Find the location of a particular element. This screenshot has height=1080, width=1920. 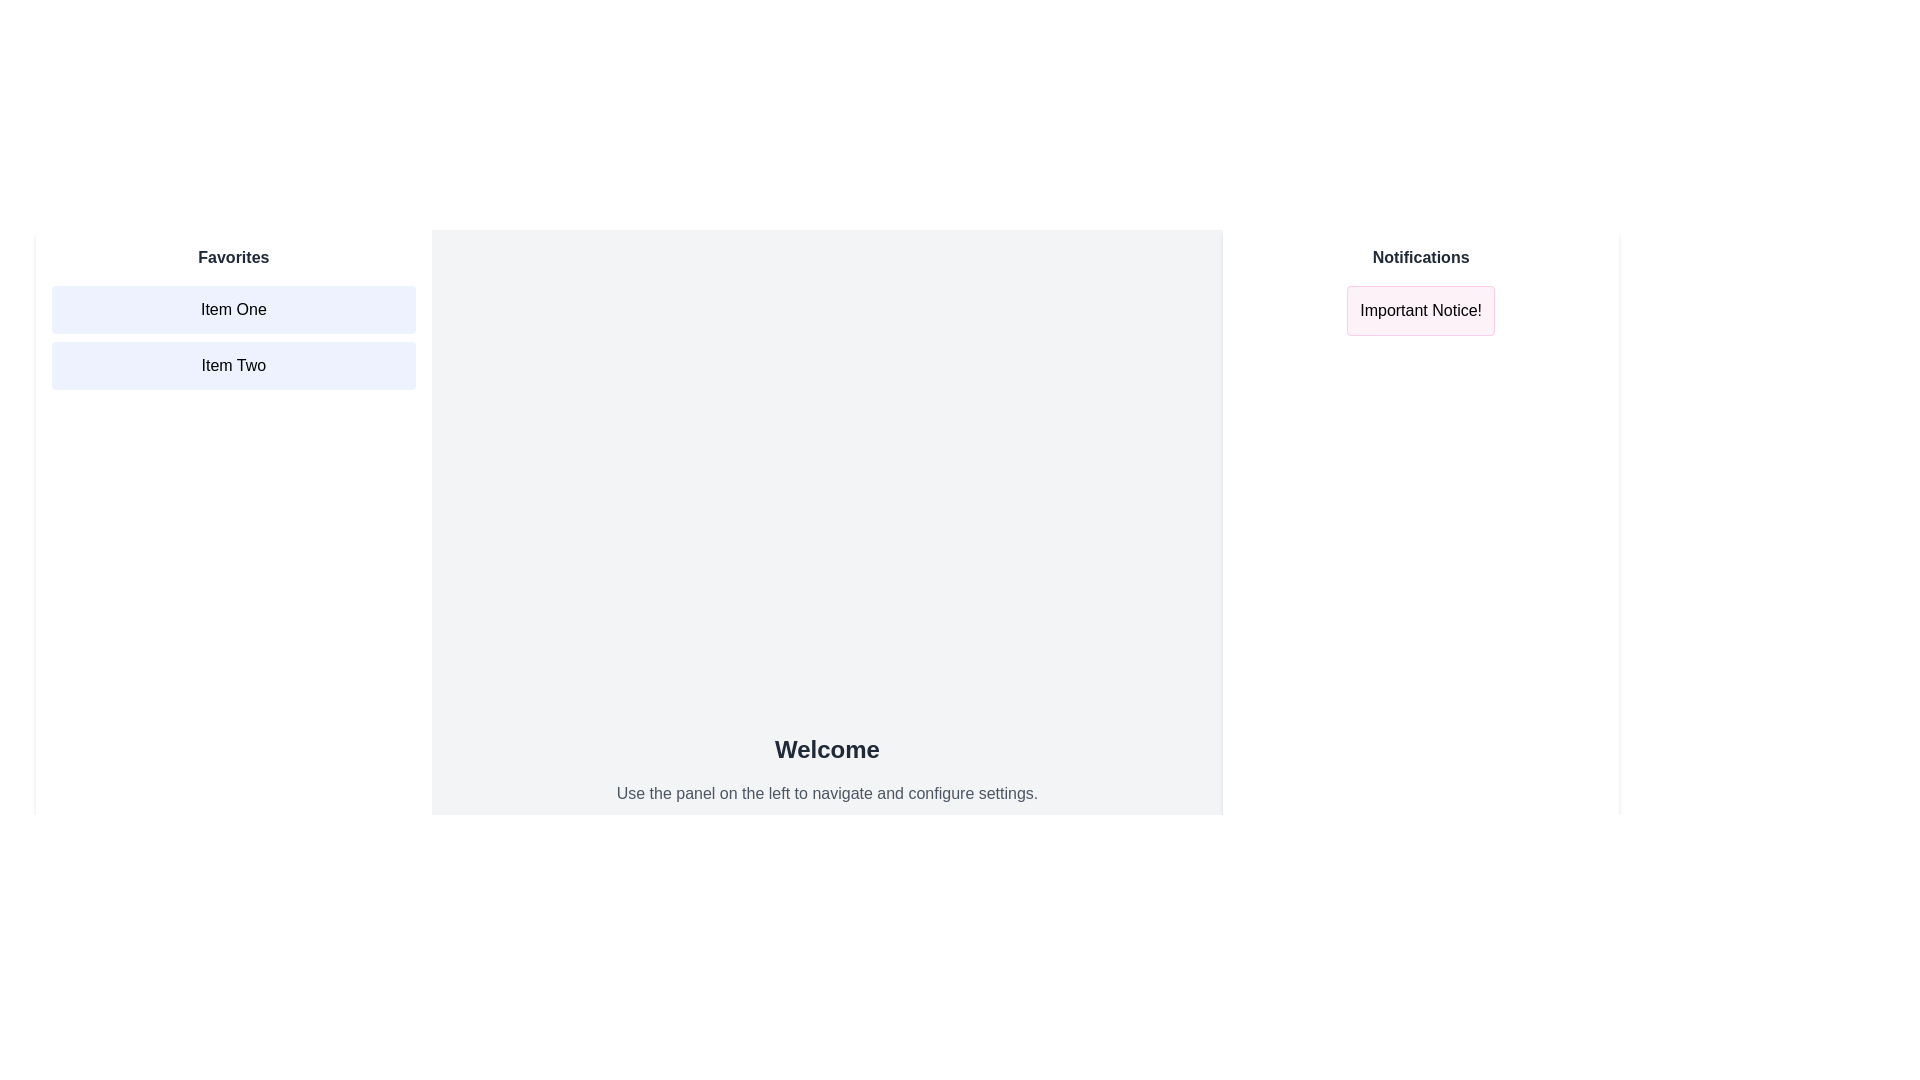

the Notification Box with a pink background and bold black text reading 'Important Notice!', located below the 'Notifications' text in the right sidebar is located at coordinates (1420, 311).